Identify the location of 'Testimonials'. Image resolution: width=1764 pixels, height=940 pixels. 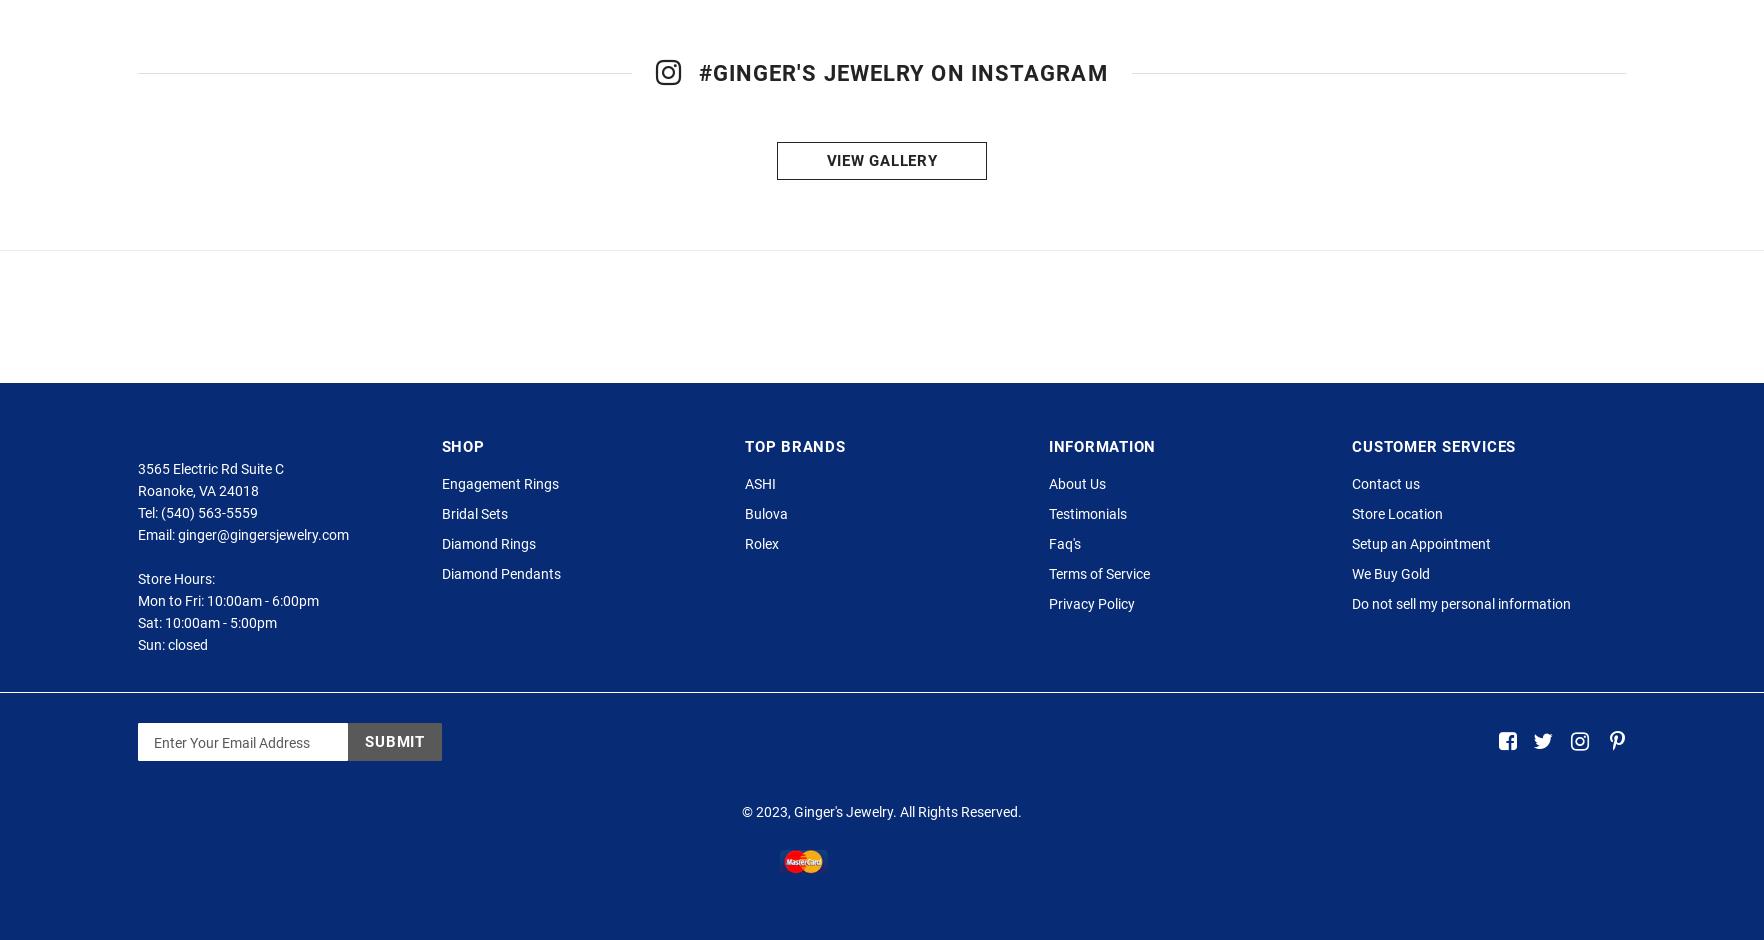
(1086, 554).